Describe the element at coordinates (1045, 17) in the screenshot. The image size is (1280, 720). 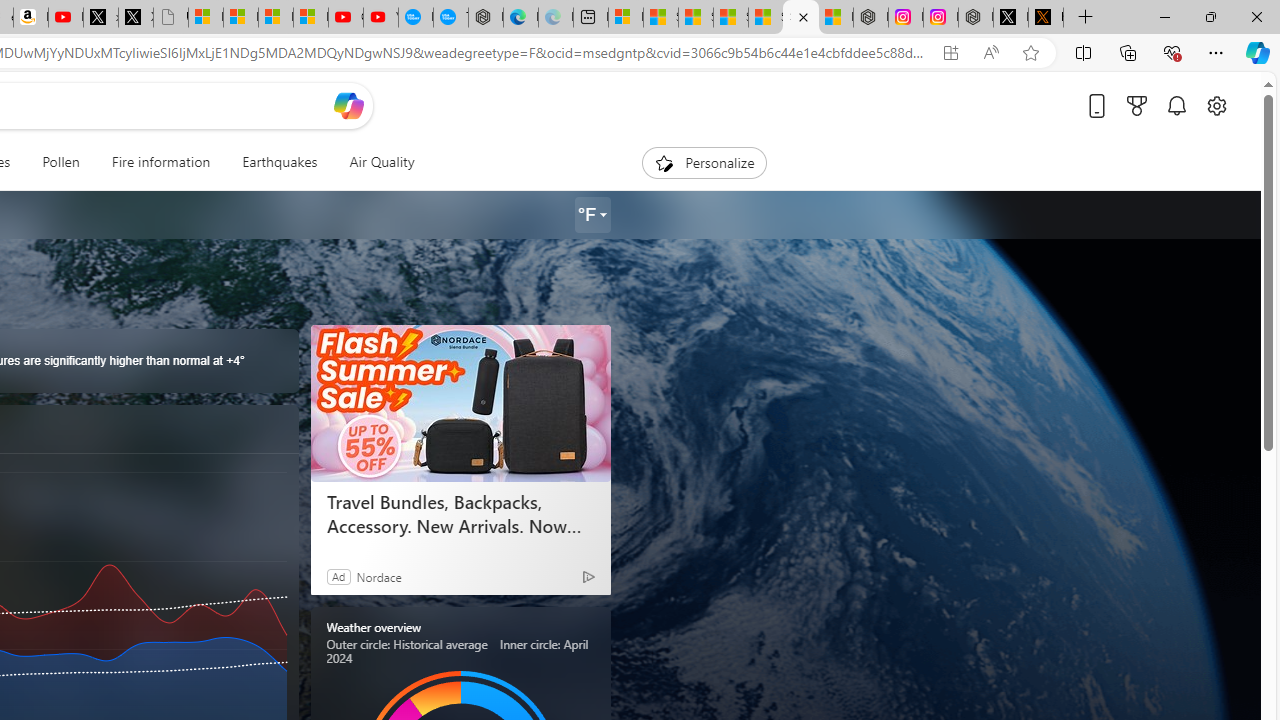
I see `'help.x.com | 524: A timeout occurred'` at that location.